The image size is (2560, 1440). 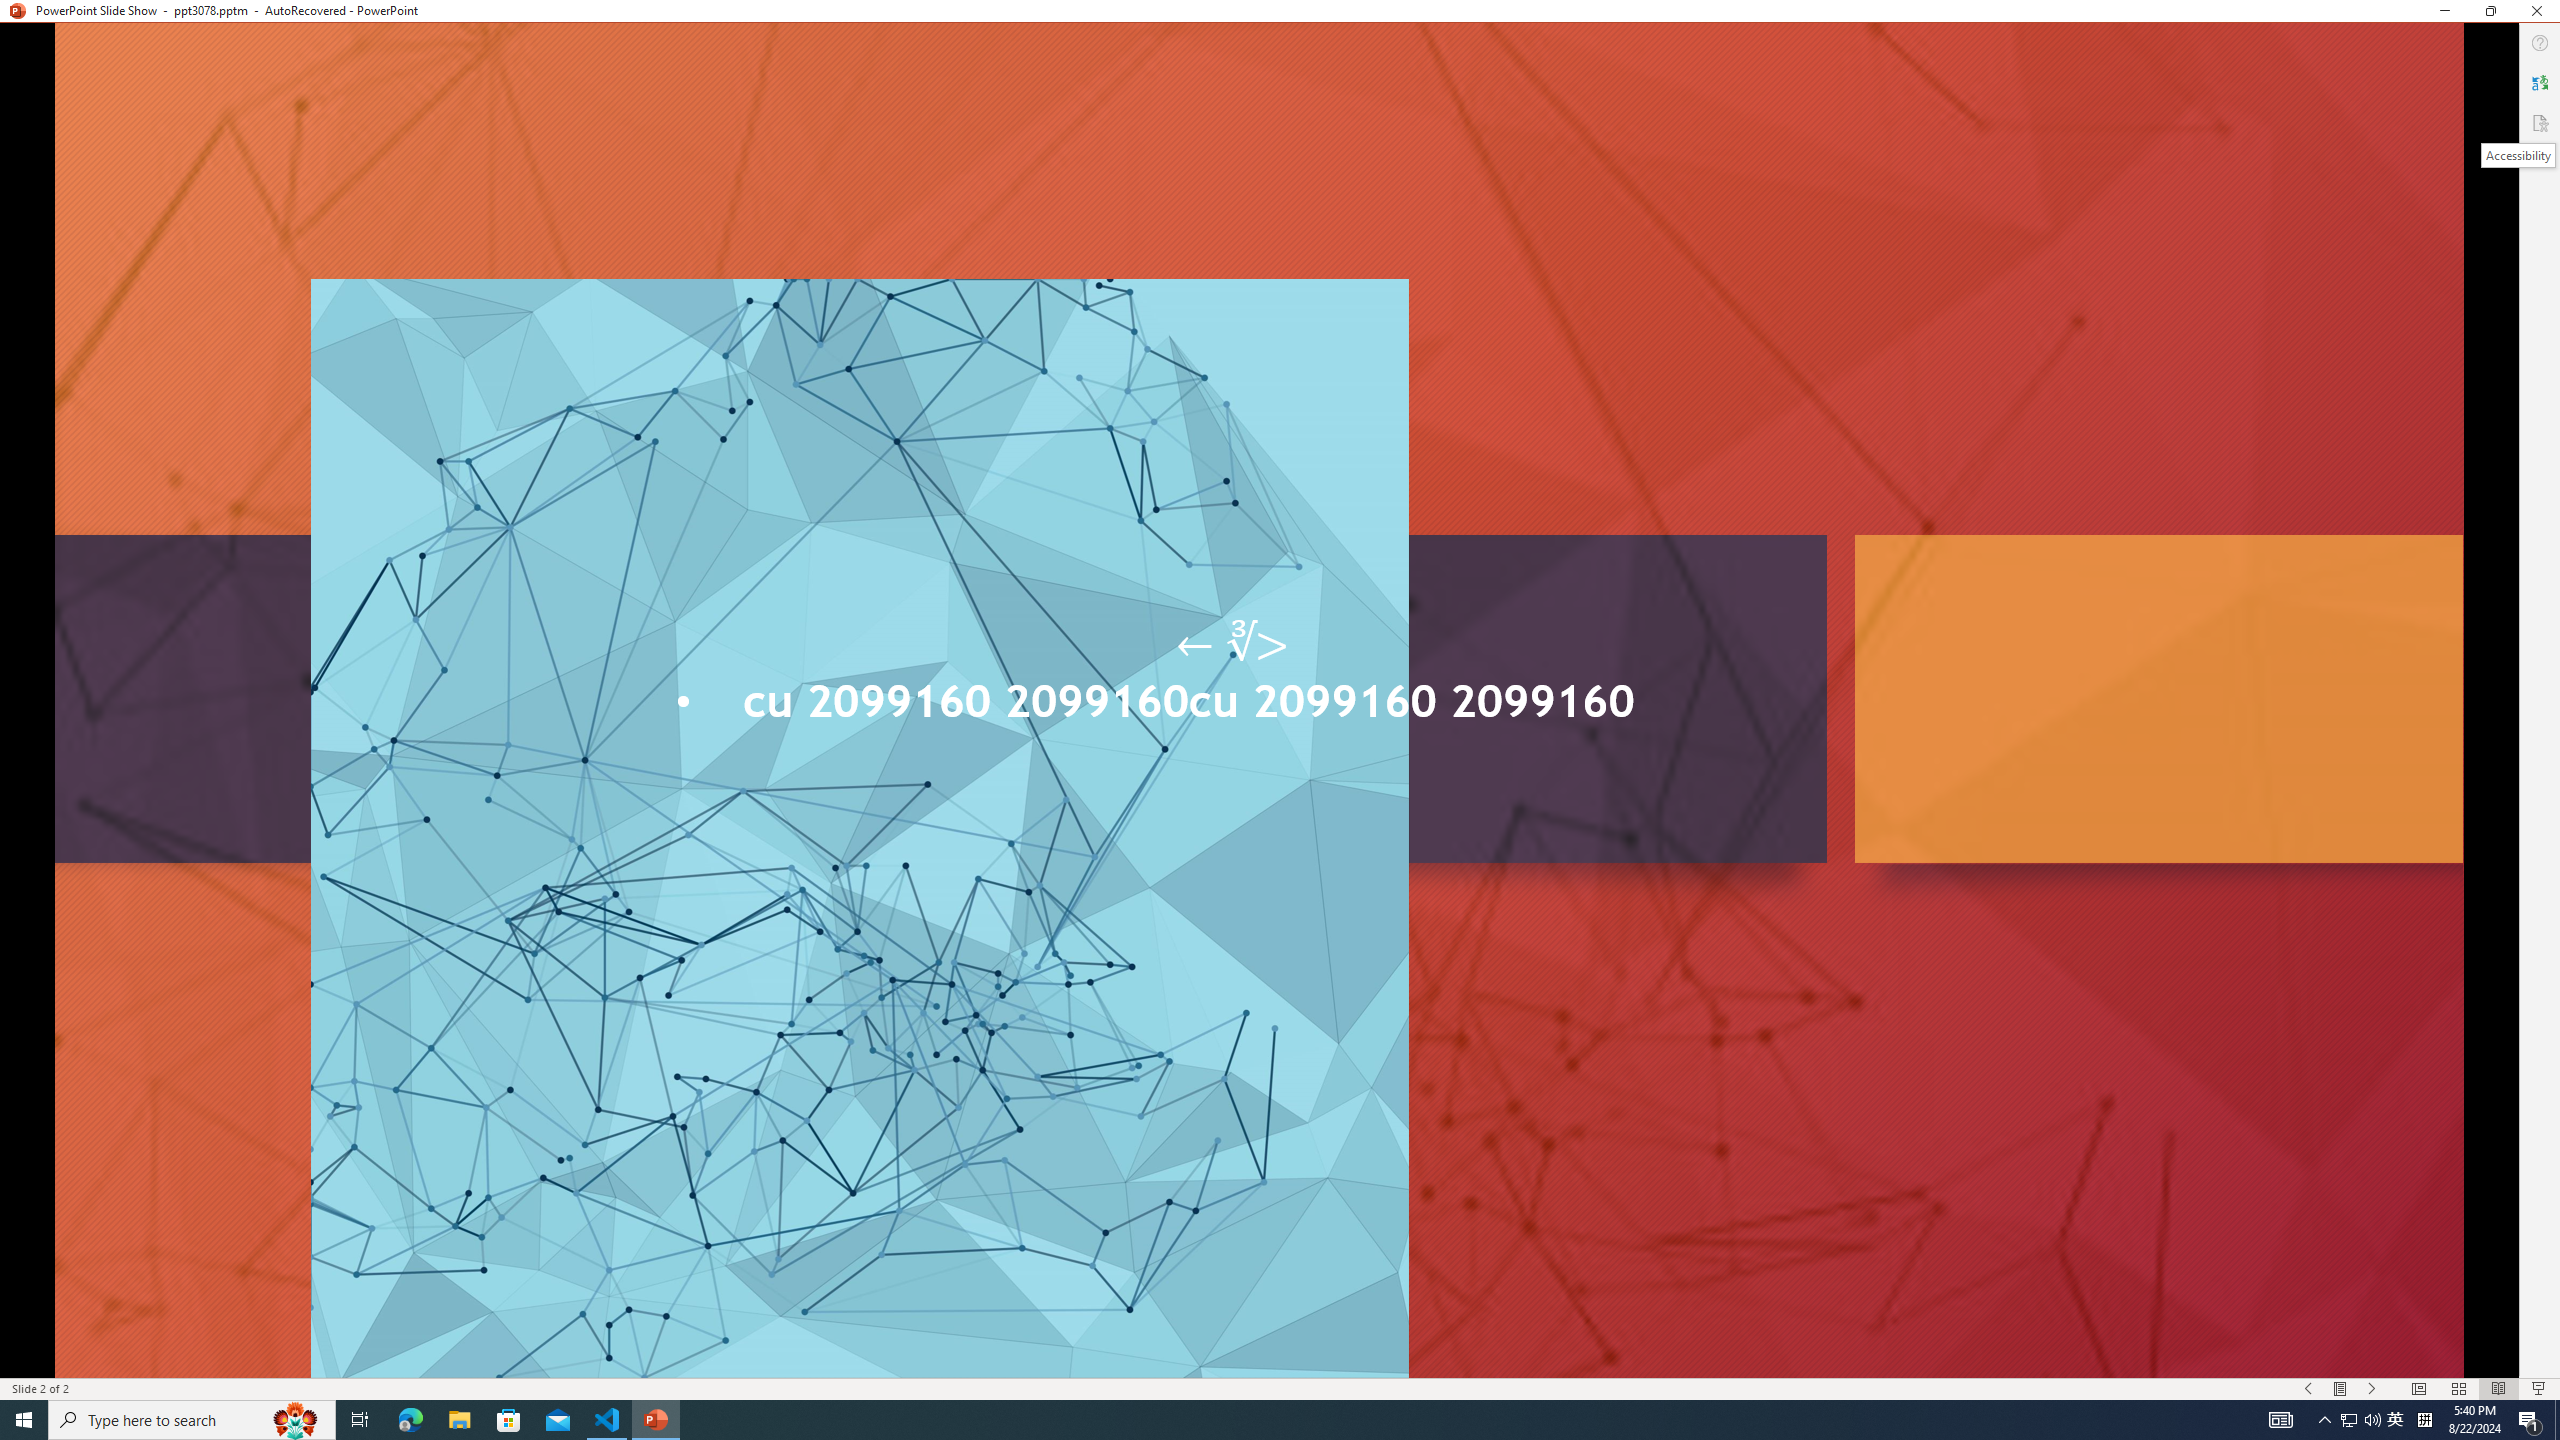 I want to click on 'Slide Show Next On', so click(x=2372, y=1389).